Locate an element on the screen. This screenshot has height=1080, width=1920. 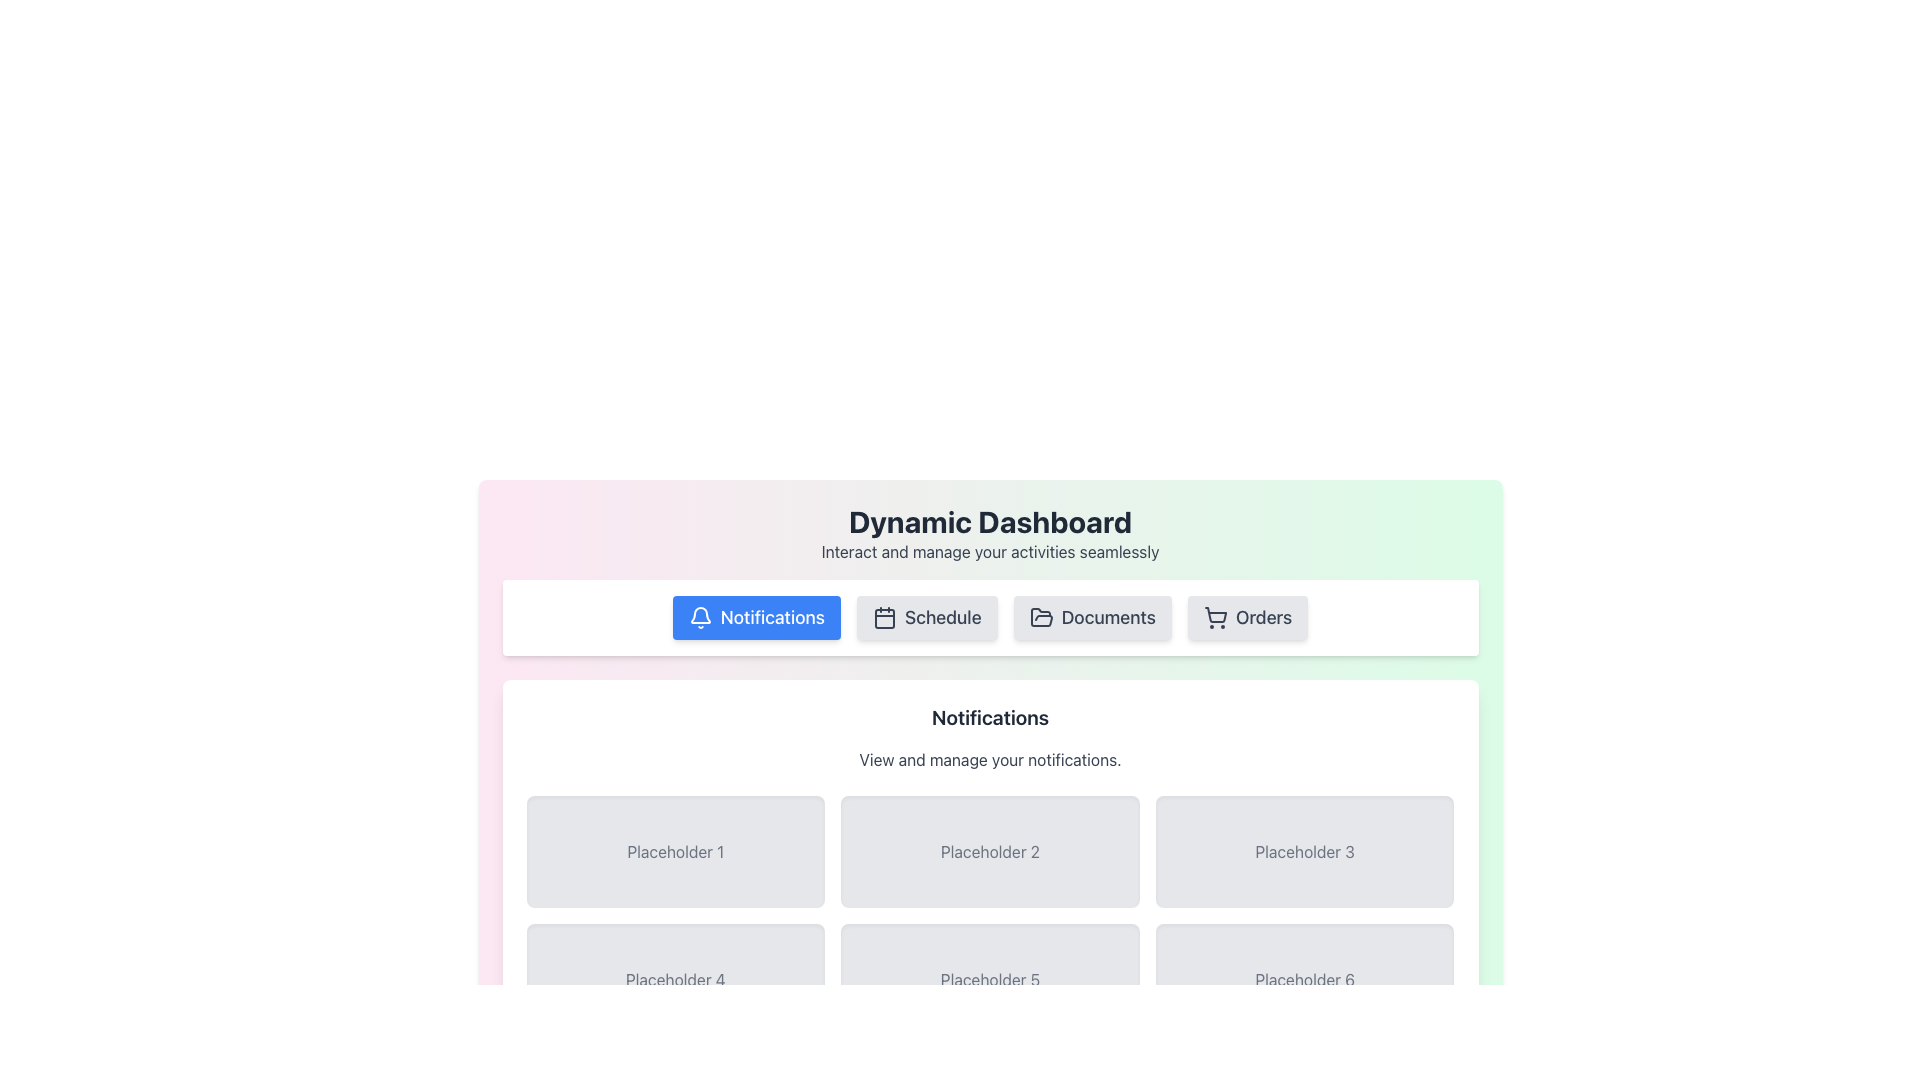
the Static card placeholder located in the bottom-left of the grid layout, specifically fourth among six similar elements, positioned directly below 'Placeholder 1' and adjacent to 'Placeholder 5' is located at coordinates (675, 978).